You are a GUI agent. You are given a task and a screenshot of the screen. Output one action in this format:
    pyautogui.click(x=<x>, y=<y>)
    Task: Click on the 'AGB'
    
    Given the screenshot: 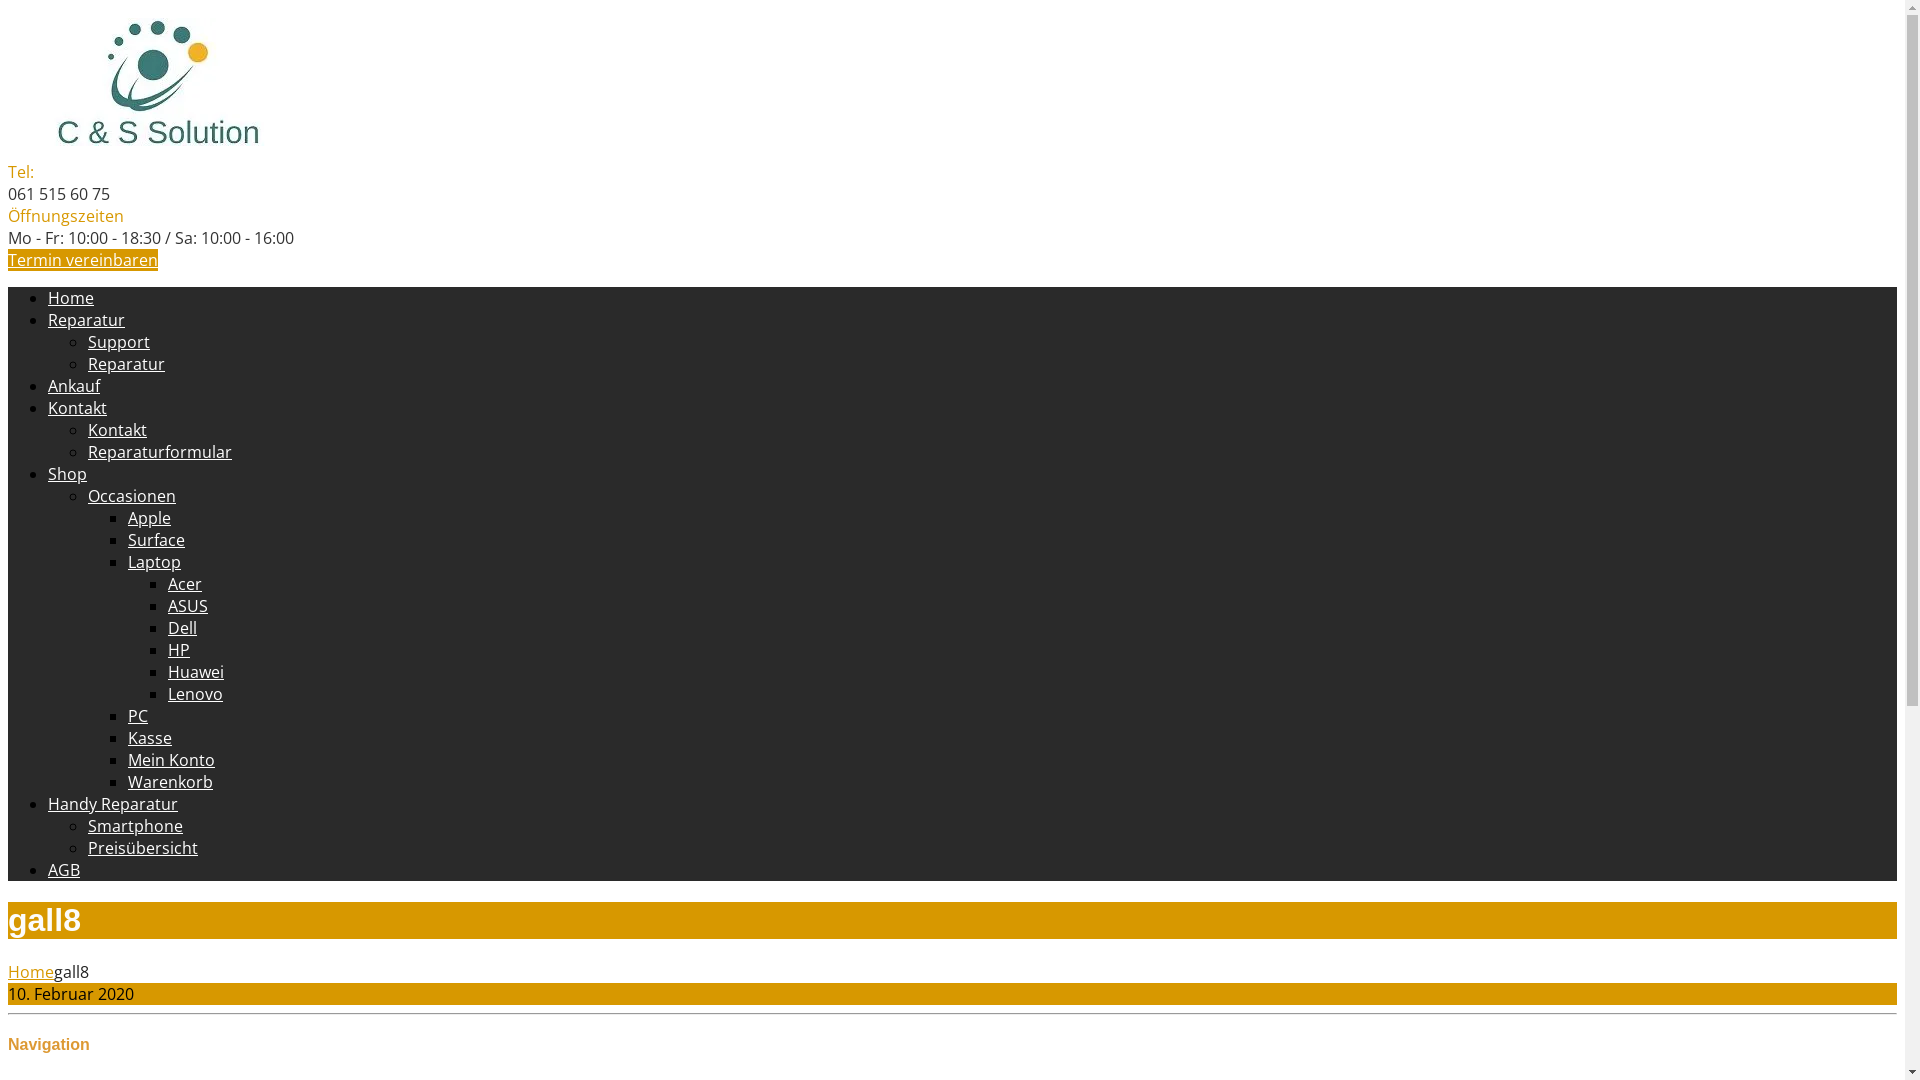 What is the action you would take?
    pyautogui.click(x=63, y=869)
    